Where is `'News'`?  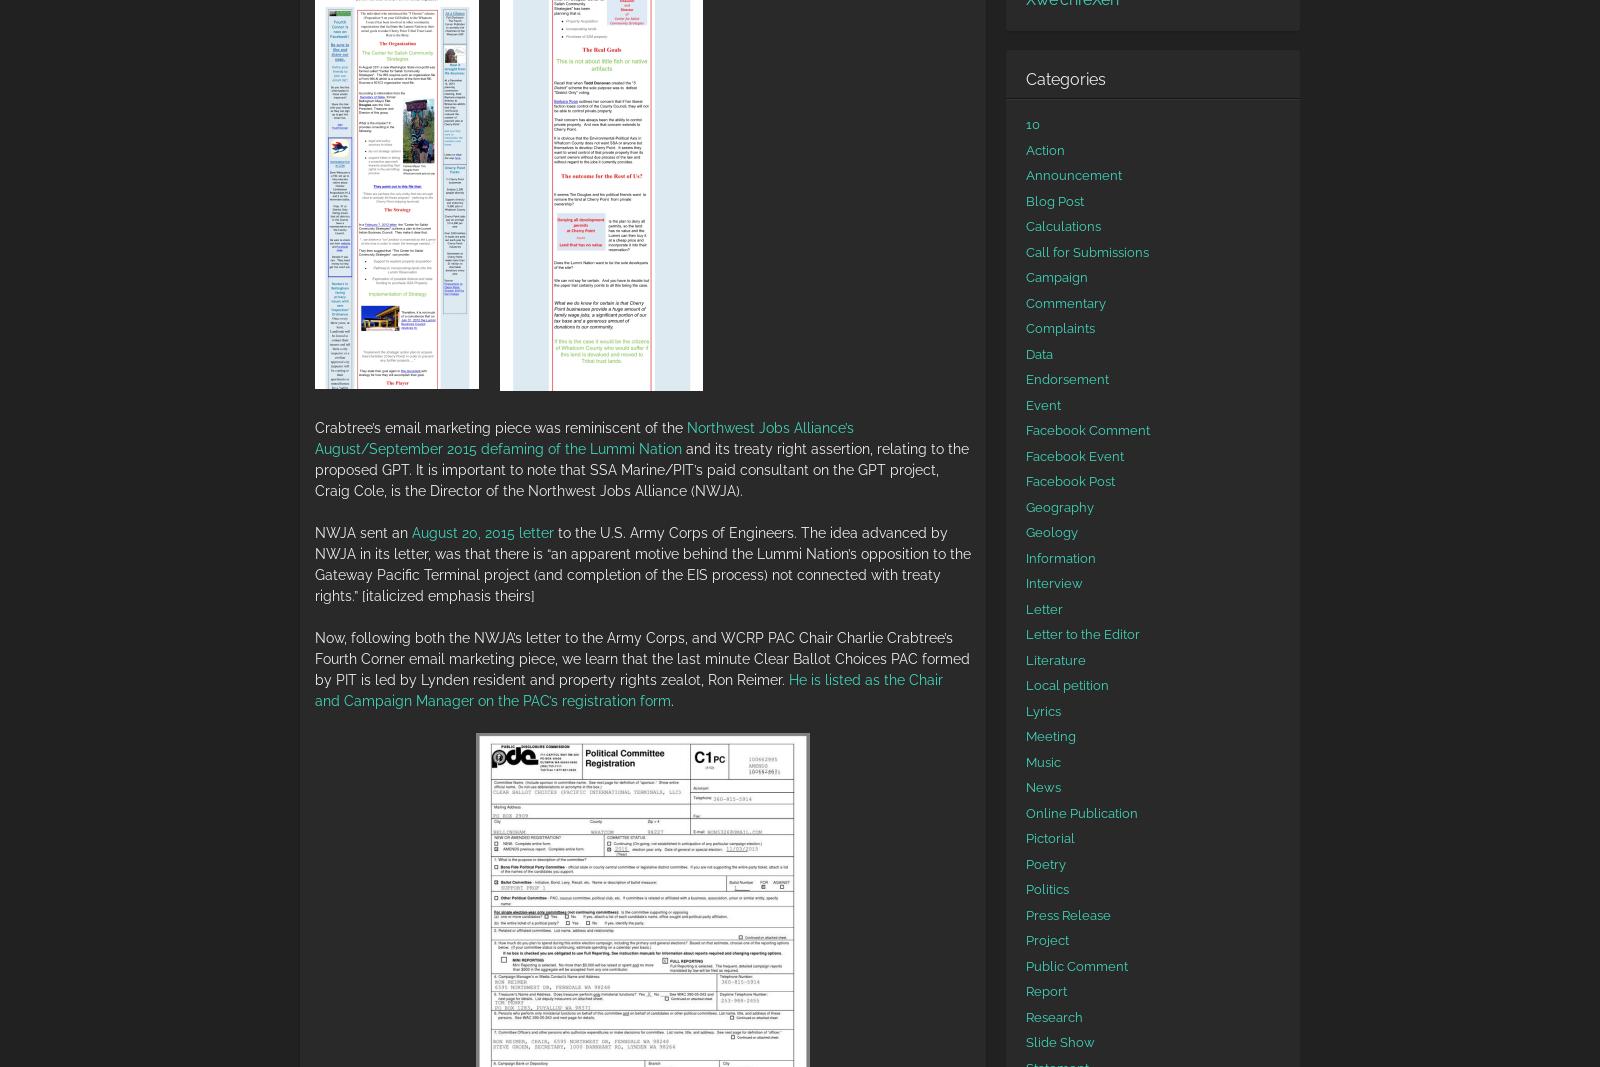
'News' is located at coordinates (1025, 786).